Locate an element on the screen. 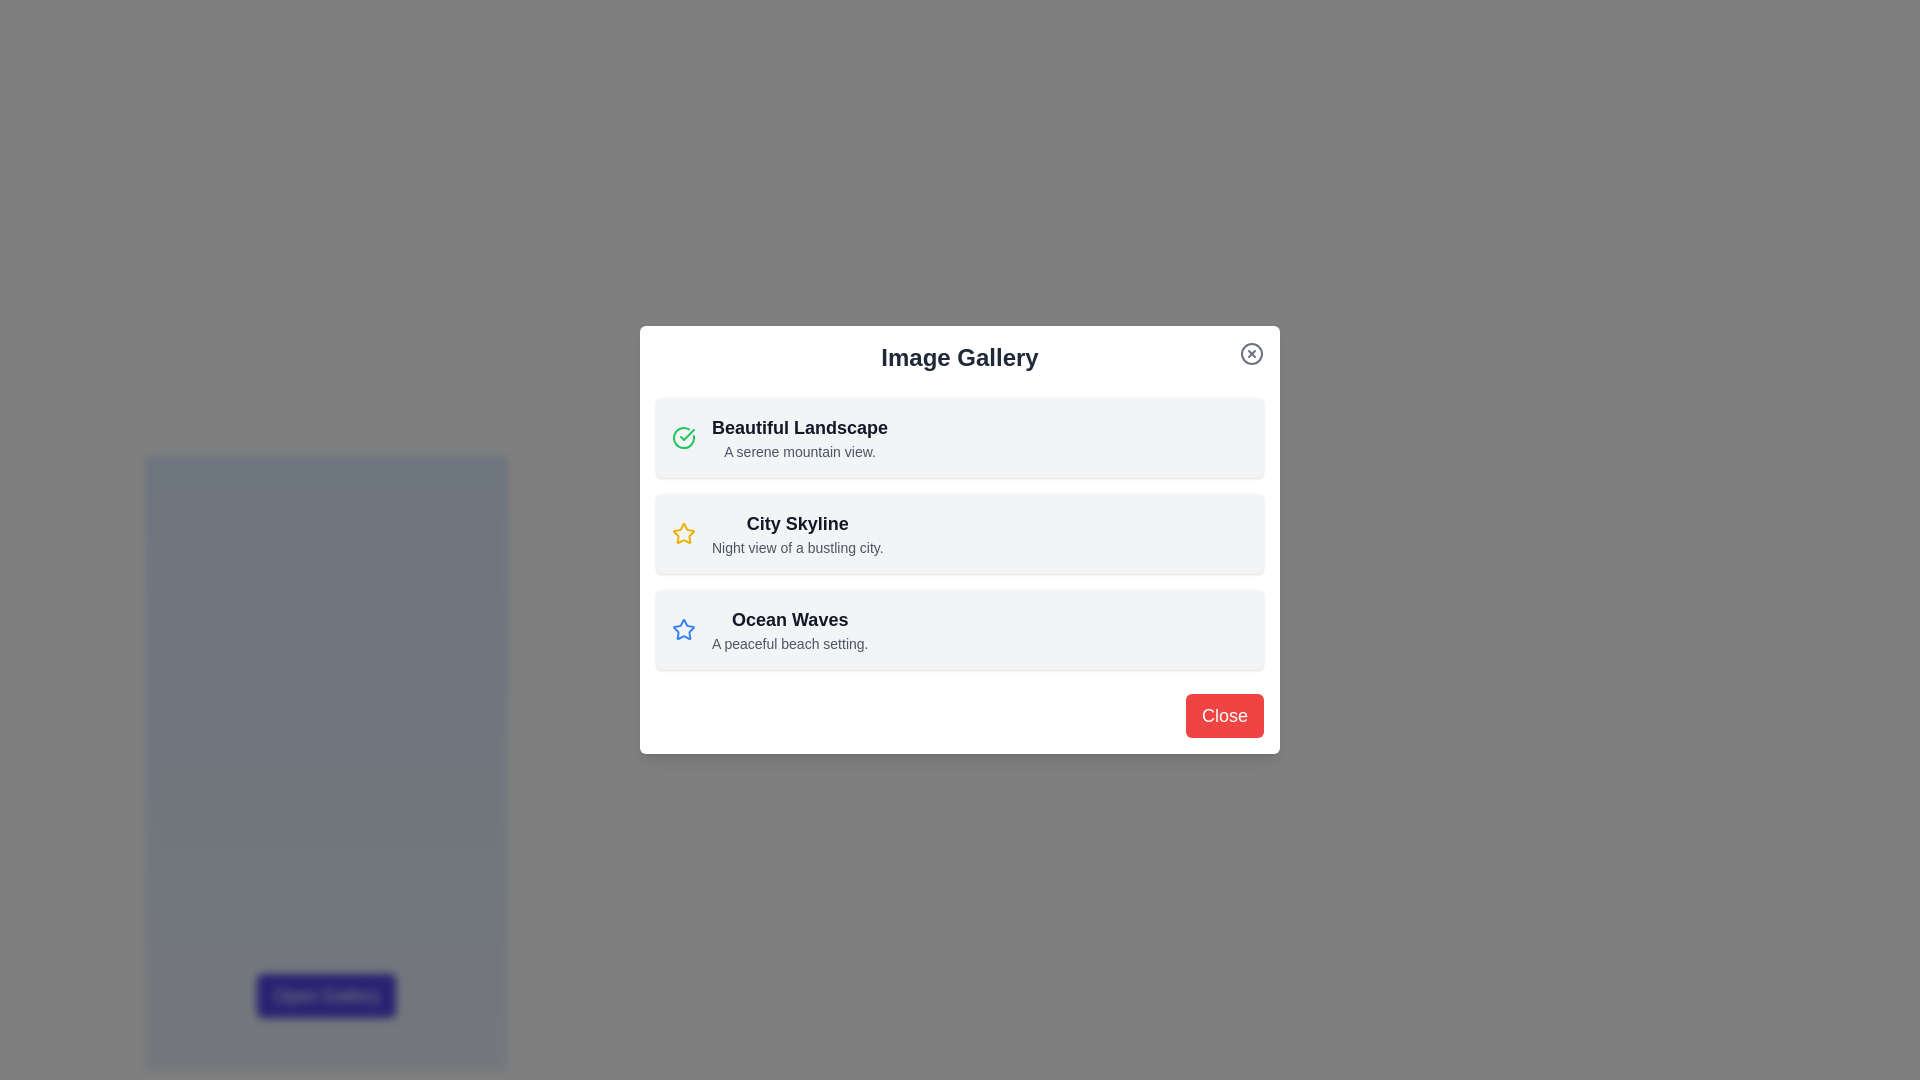 The image size is (1920, 1080). the second list item in the central part of a modal window that represents an item in a gallery or listing is located at coordinates (960, 532).